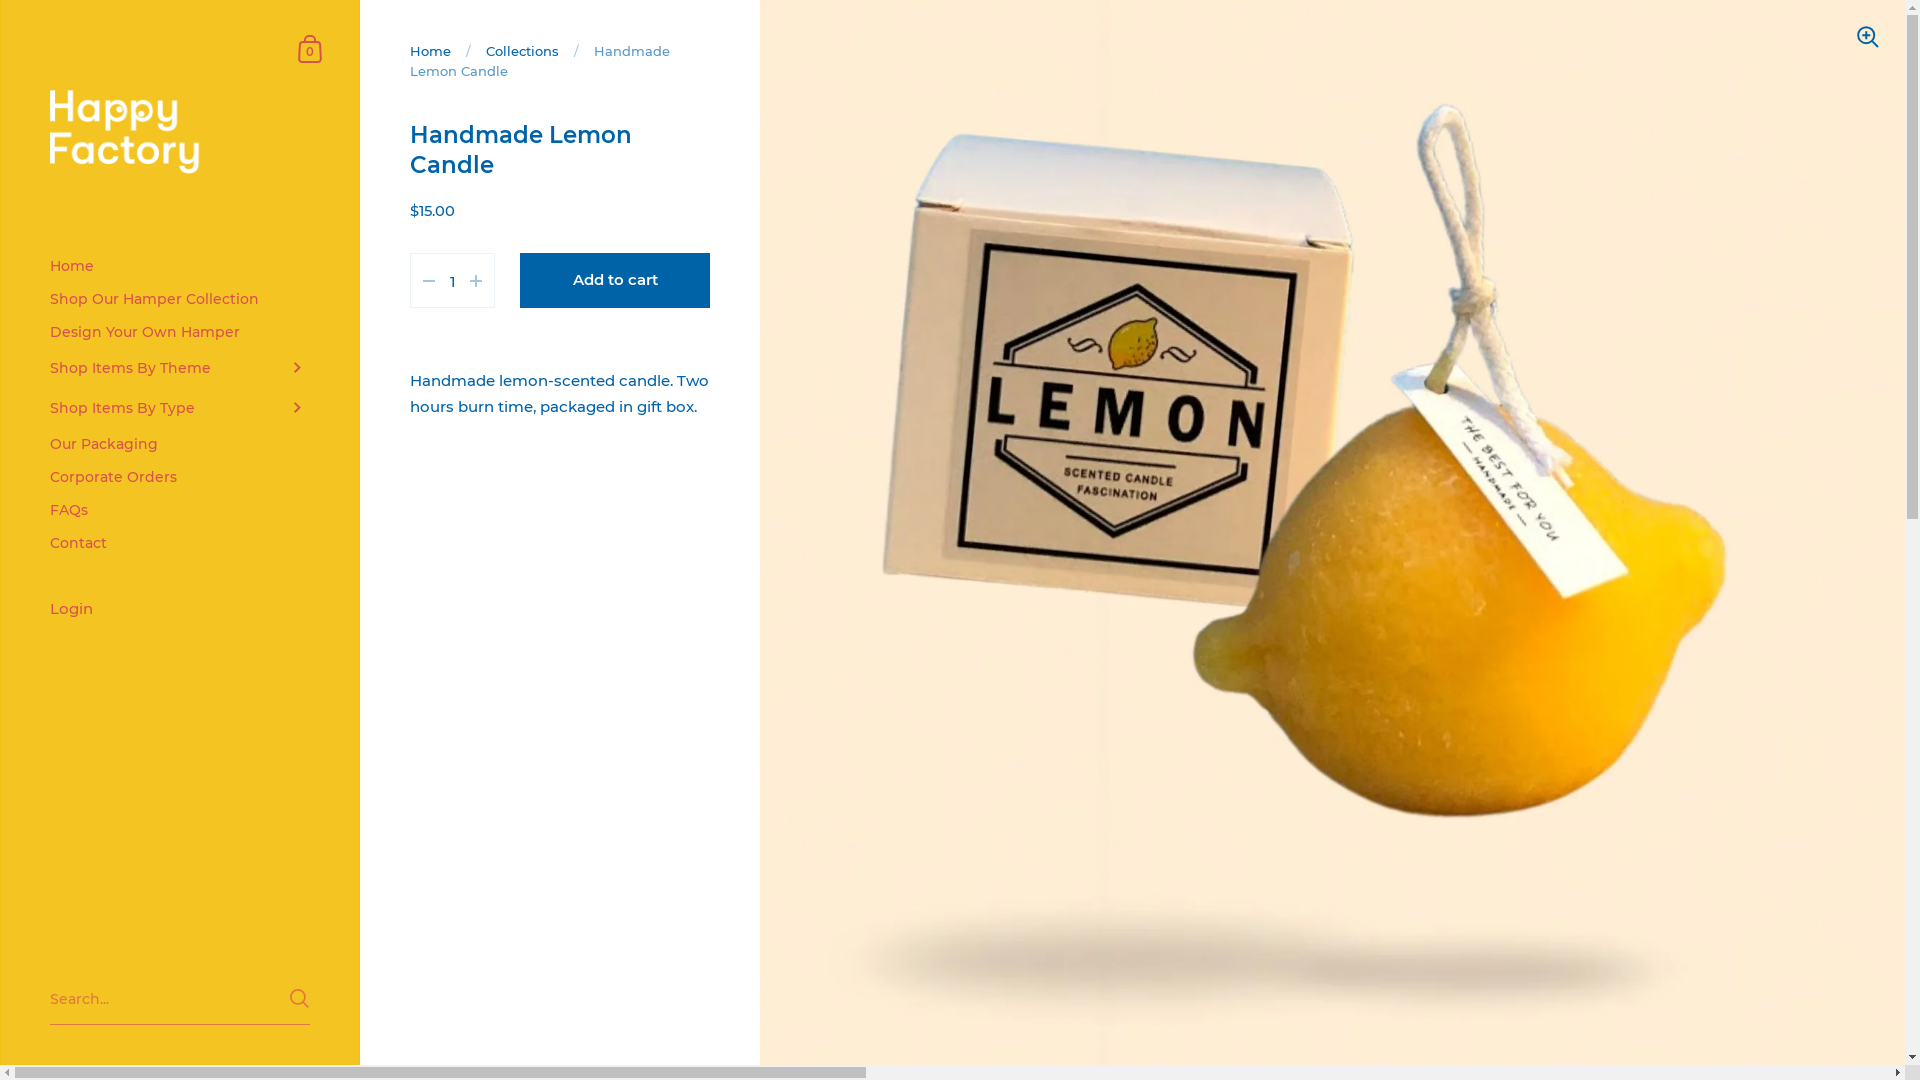 This screenshot has width=1920, height=1080. I want to click on 'Corporate Orders', so click(179, 477).